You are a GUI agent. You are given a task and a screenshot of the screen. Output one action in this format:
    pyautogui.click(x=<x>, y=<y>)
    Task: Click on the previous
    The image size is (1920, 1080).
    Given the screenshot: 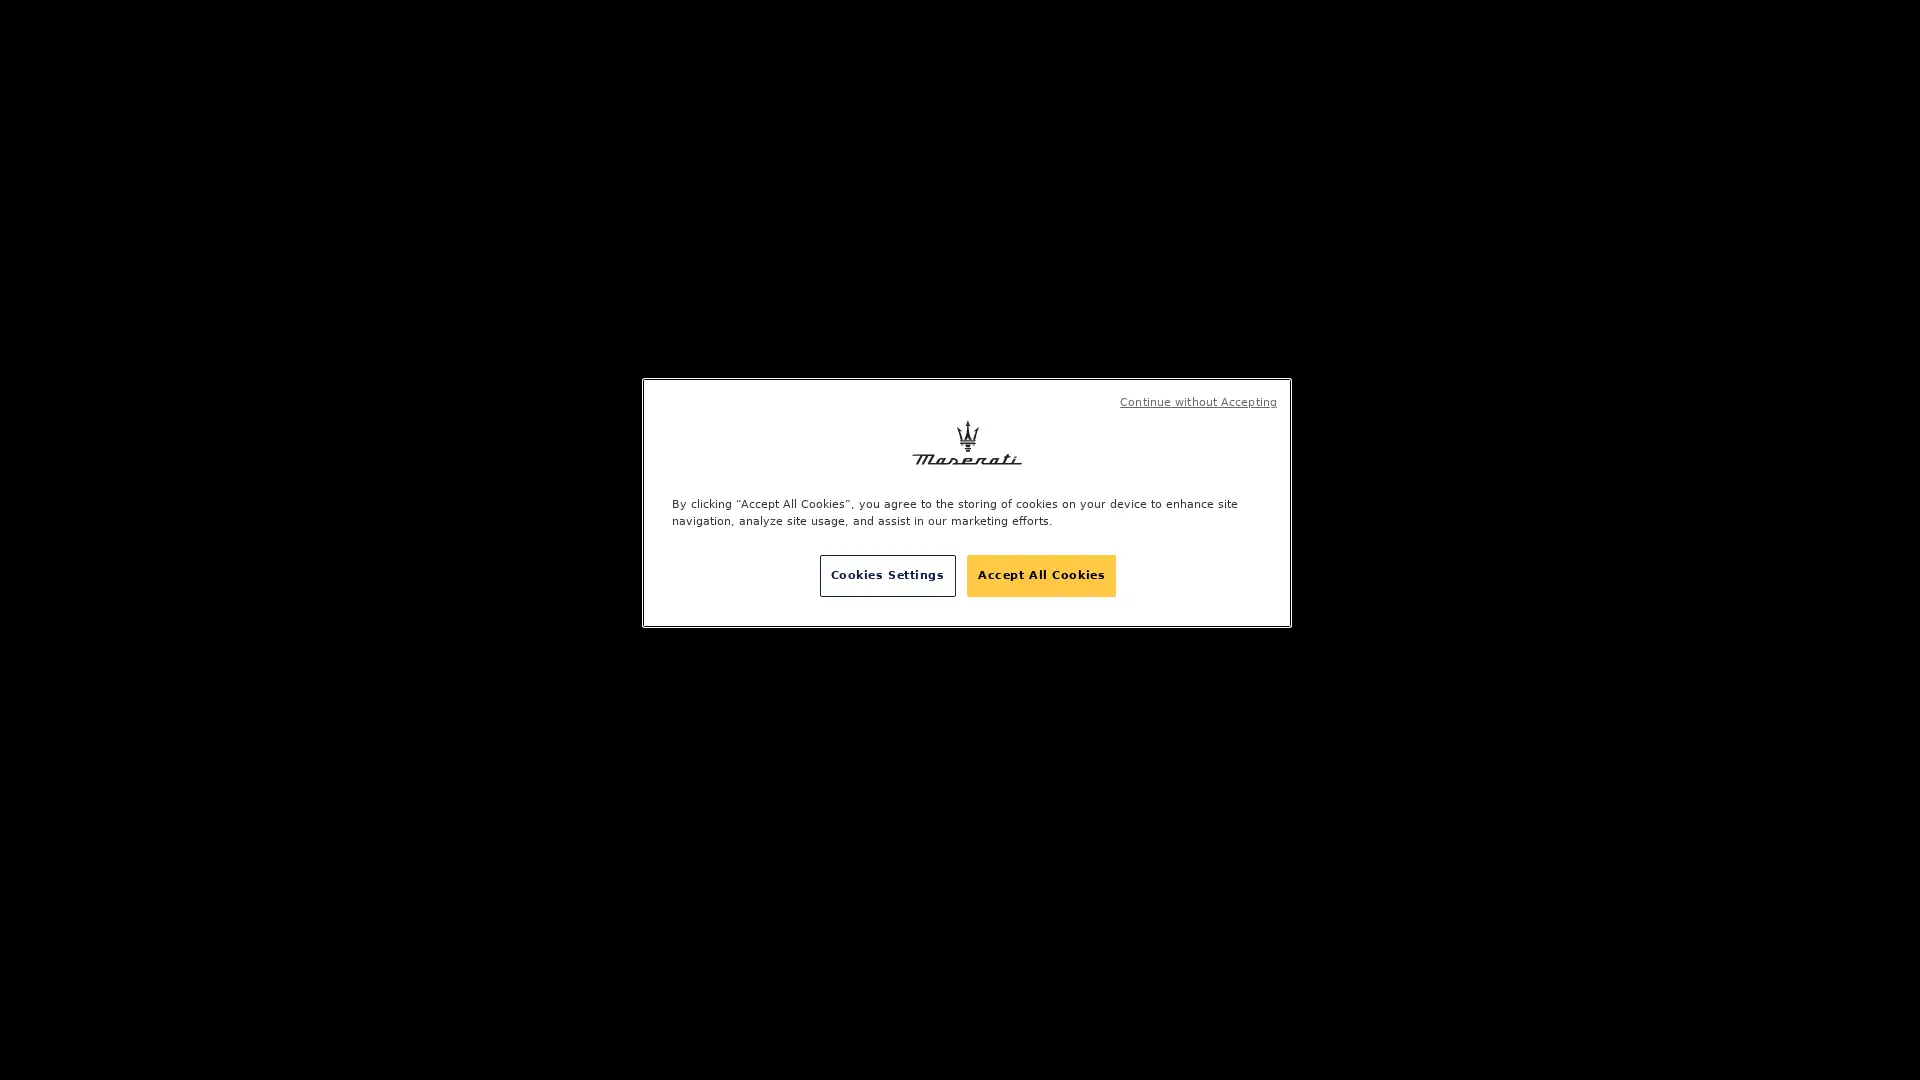 What is the action you would take?
    pyautogui.click(x=258, y=465)
    